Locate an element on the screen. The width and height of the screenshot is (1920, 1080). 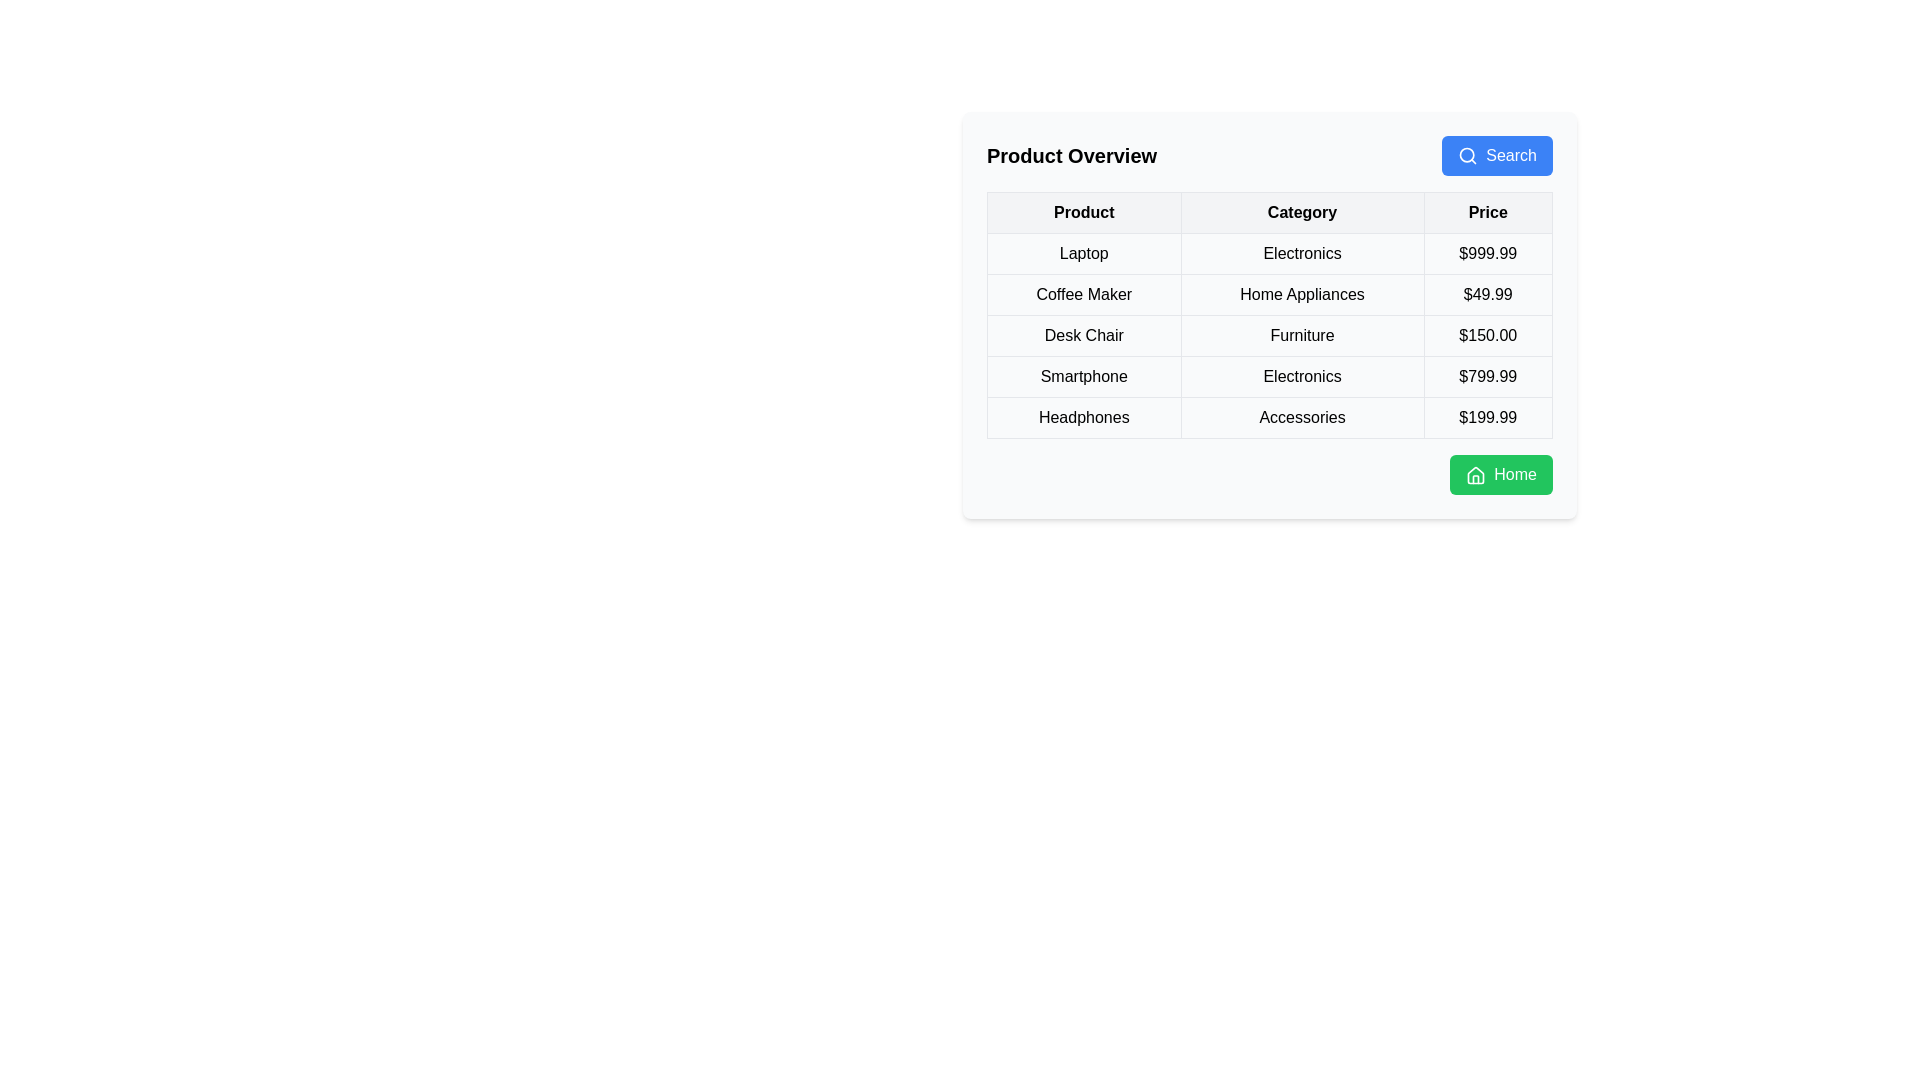
the table row item displaying the product 'Desk Chair', which is located in the third row of the table under the headers 'Product', 'Category', and 'Price' is located at coordinates (1269, 334).